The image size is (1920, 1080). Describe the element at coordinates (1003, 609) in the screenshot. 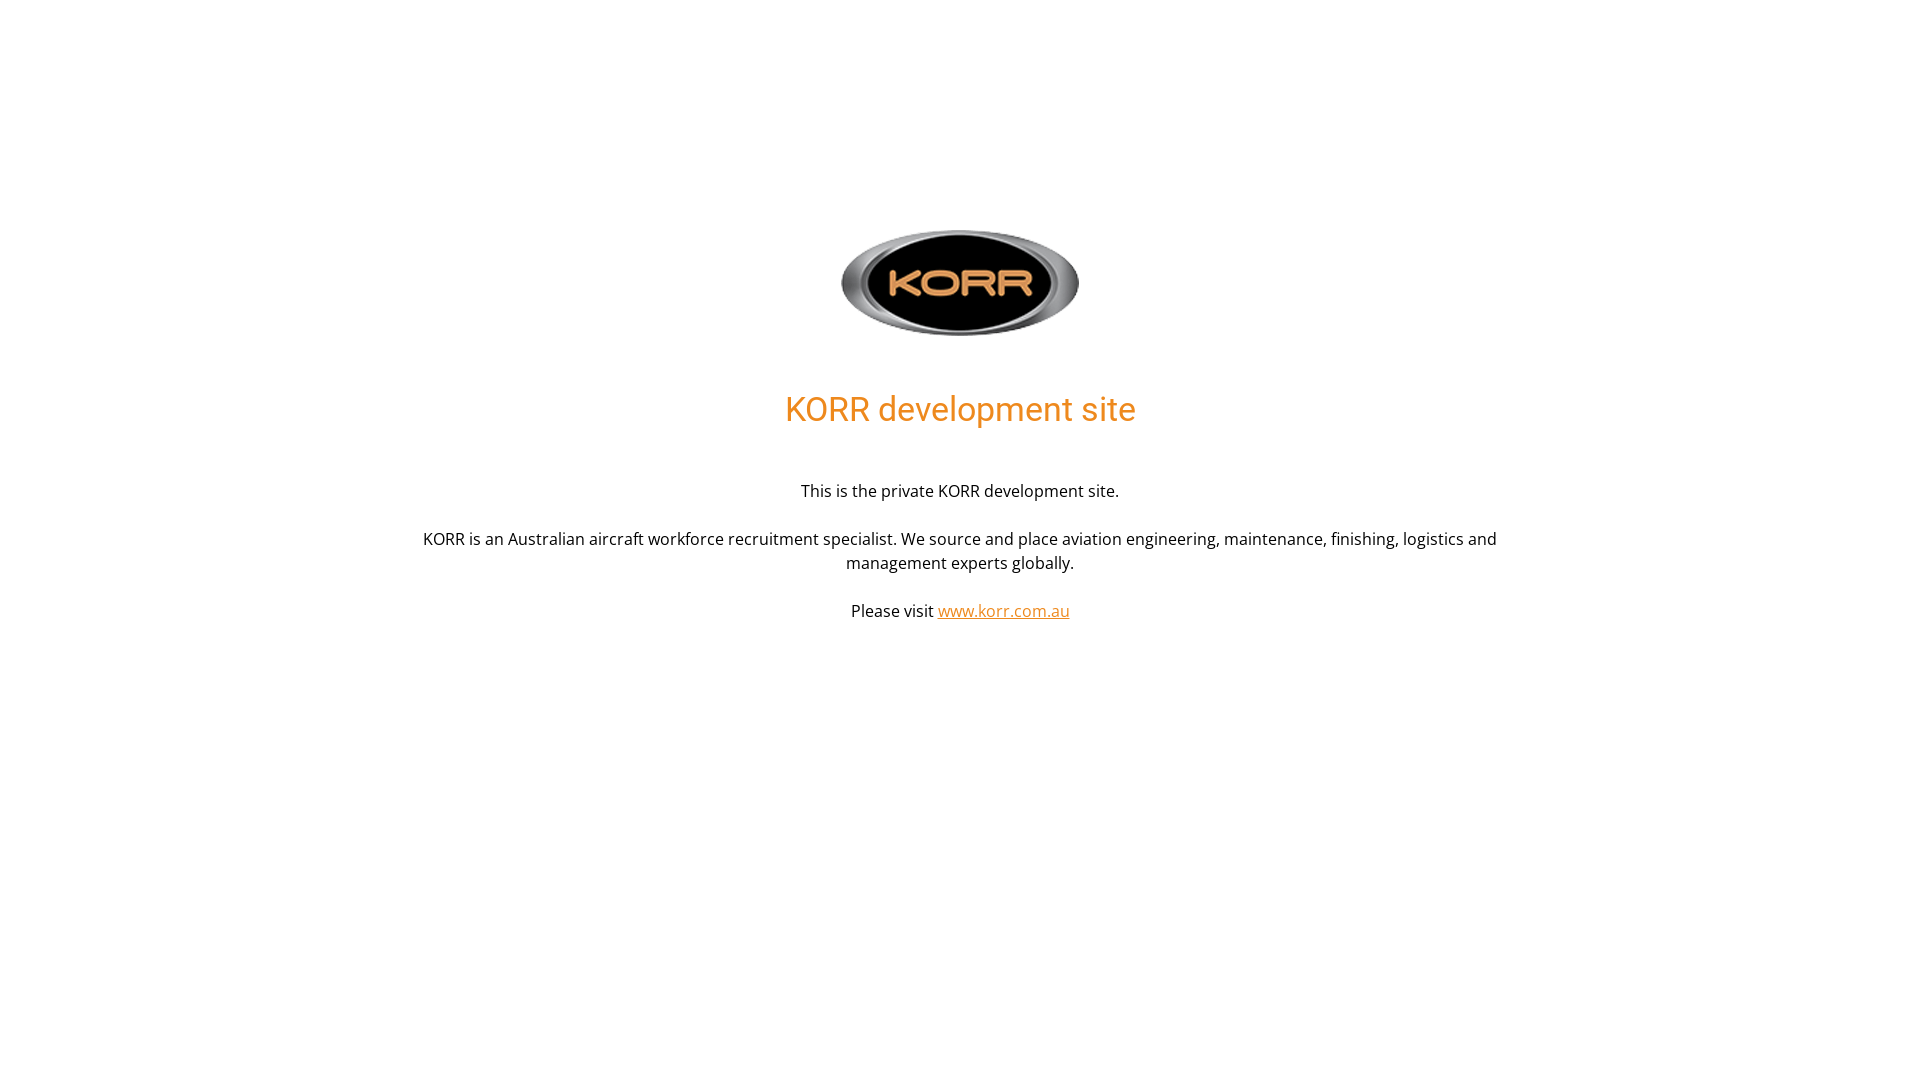

I see `'www.korr.com.au'` at that location.